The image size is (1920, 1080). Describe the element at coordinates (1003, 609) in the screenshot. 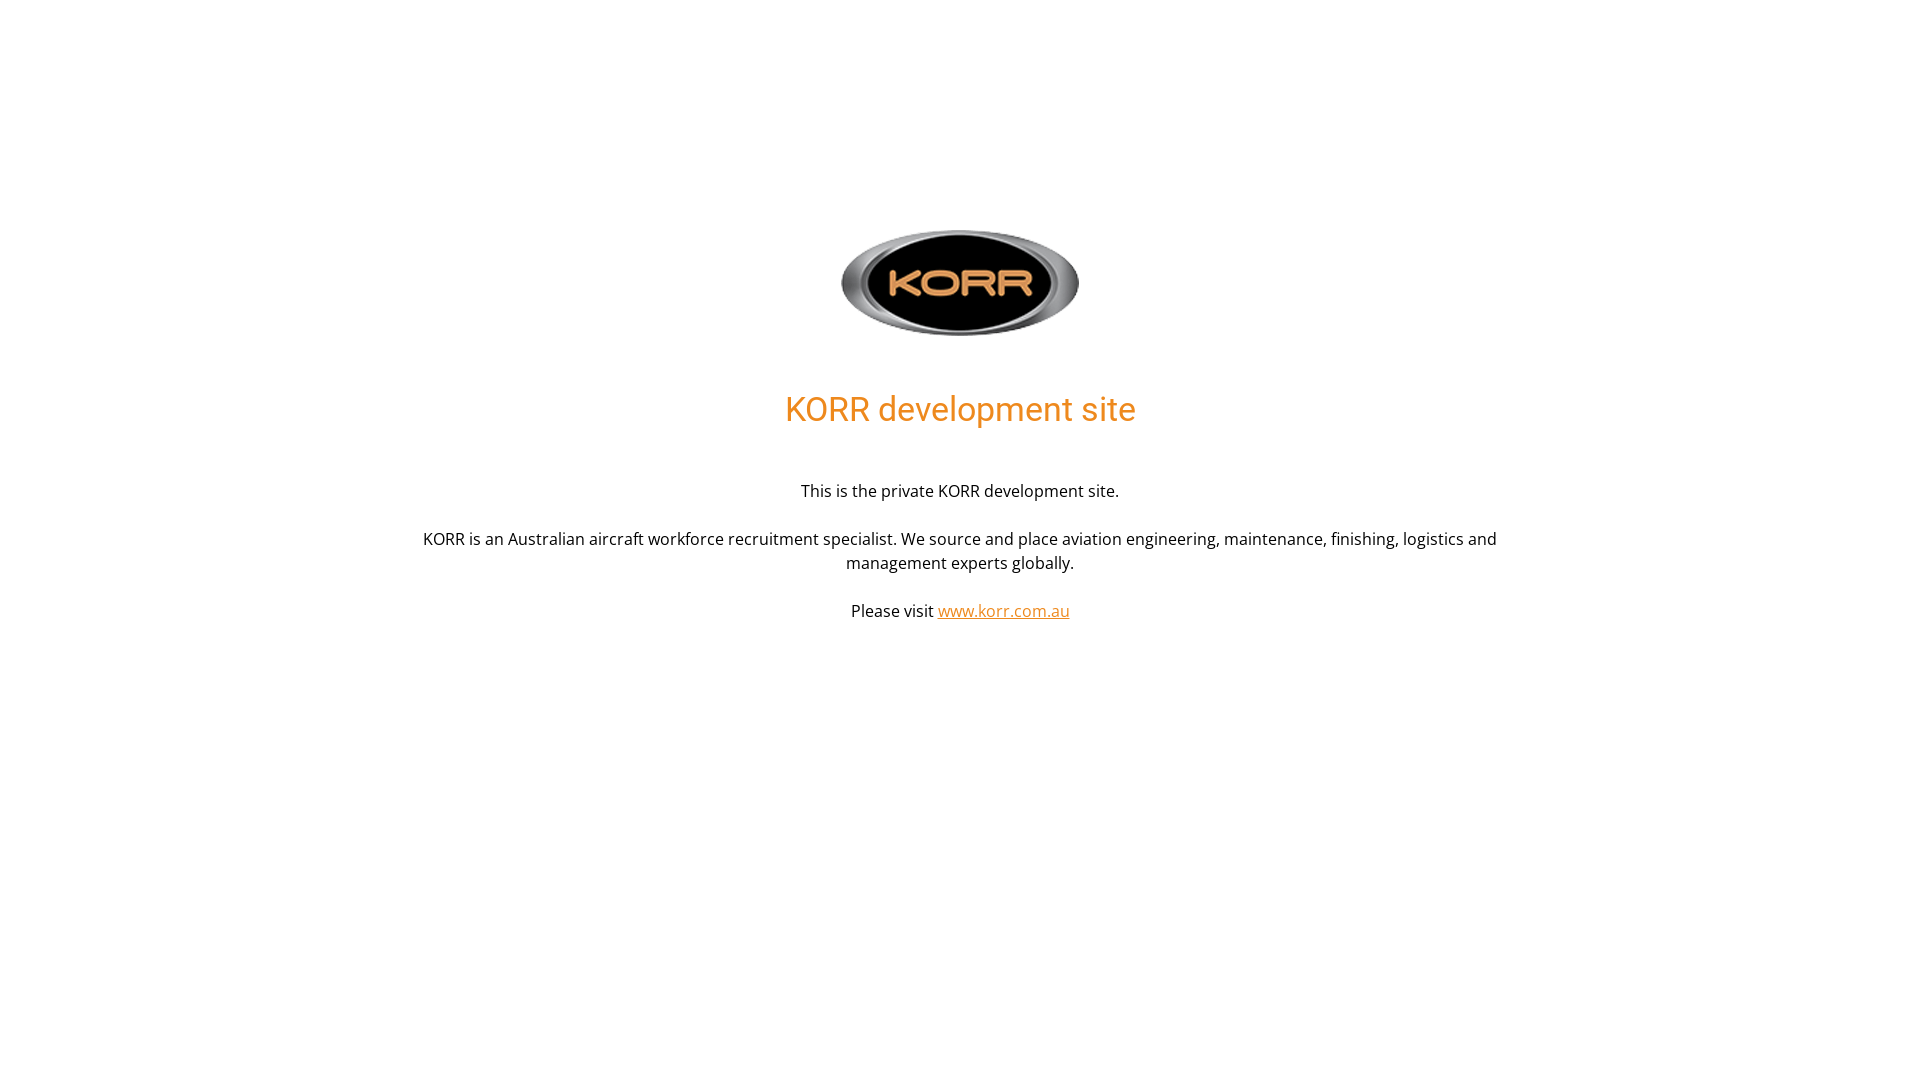

I see `'www.korr.com.au'` at that location.